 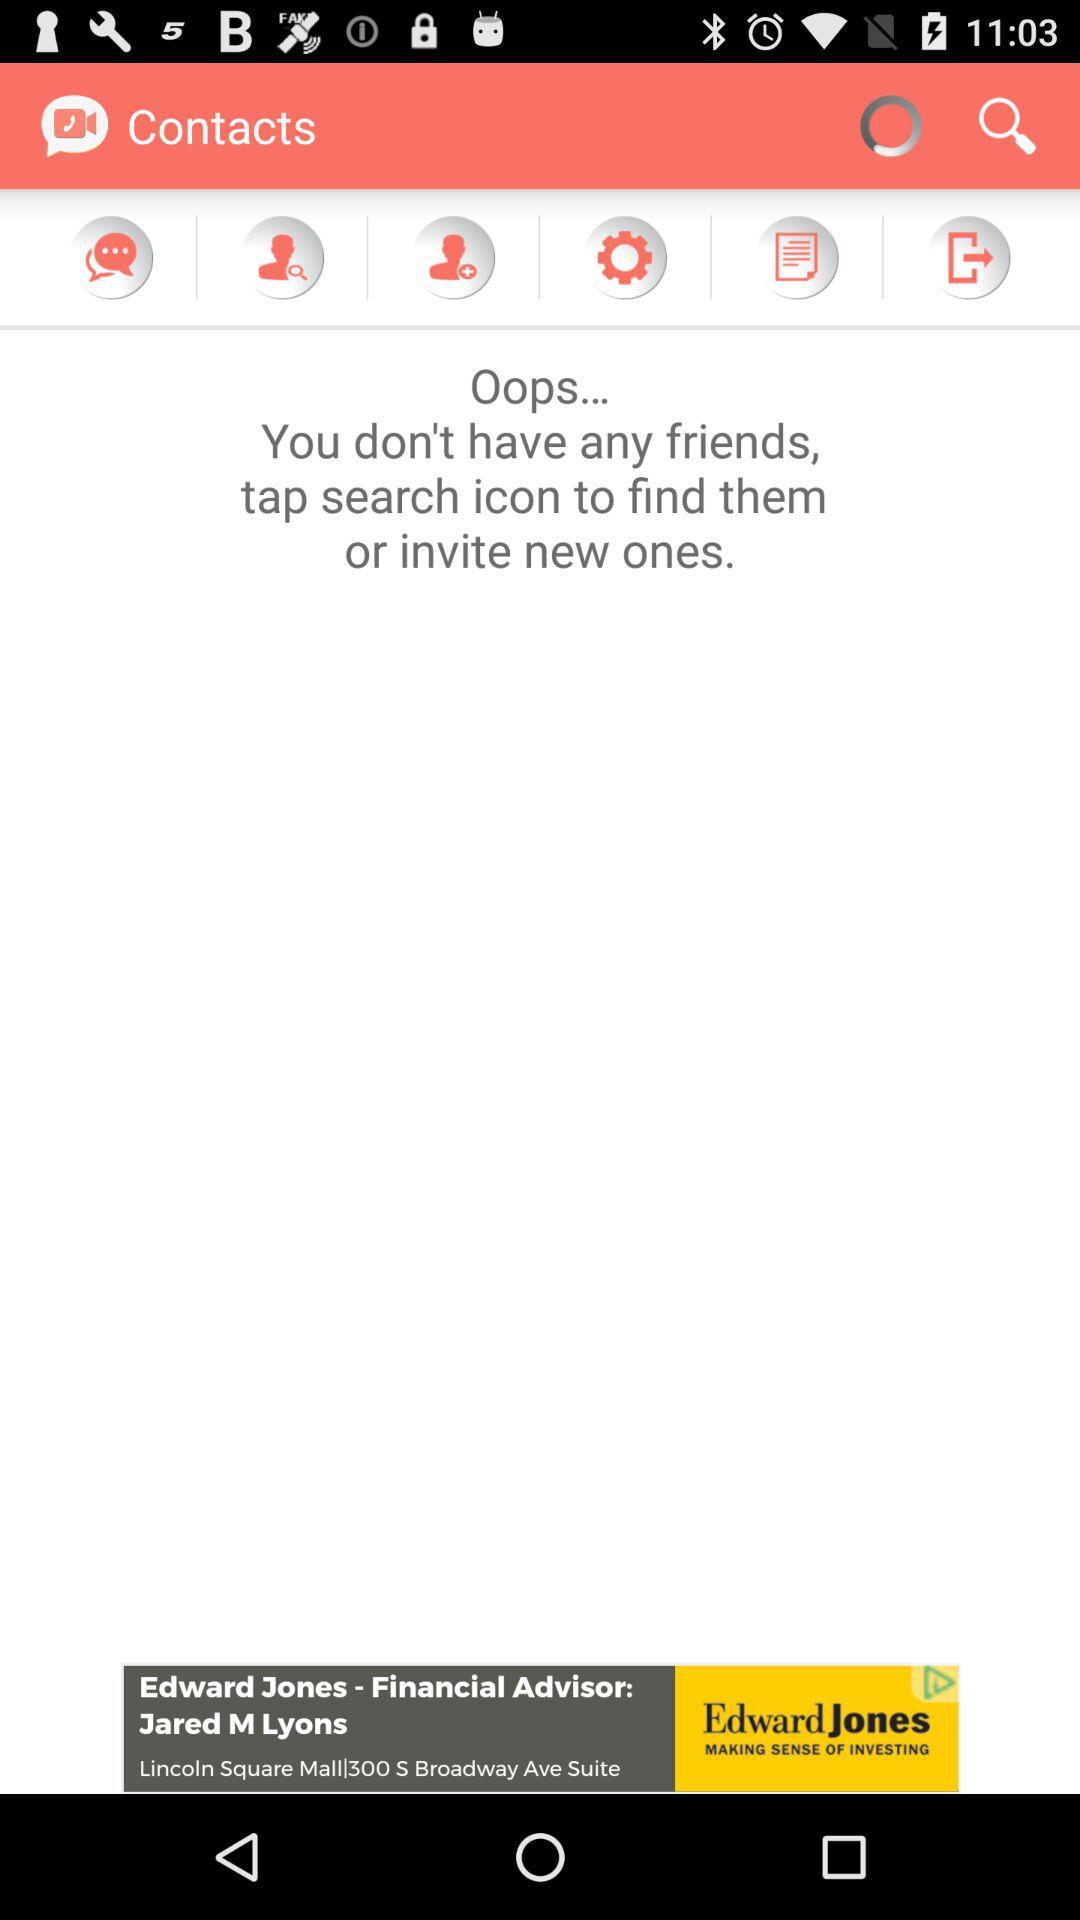 I want to click on the settings icon, so click(x=623, y=274).